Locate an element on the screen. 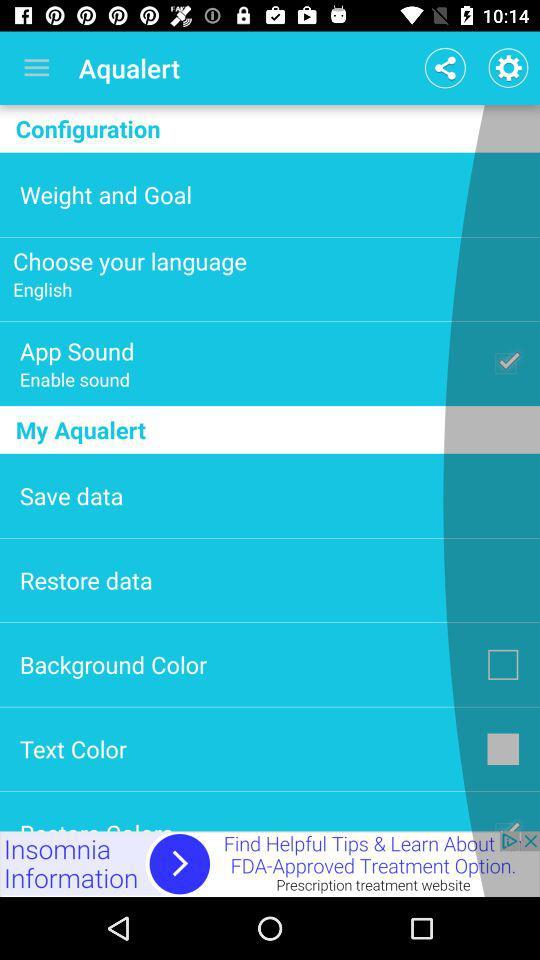 This screenshot has width=540, height=960. watch advertisement is located at coordinates (270, 863).